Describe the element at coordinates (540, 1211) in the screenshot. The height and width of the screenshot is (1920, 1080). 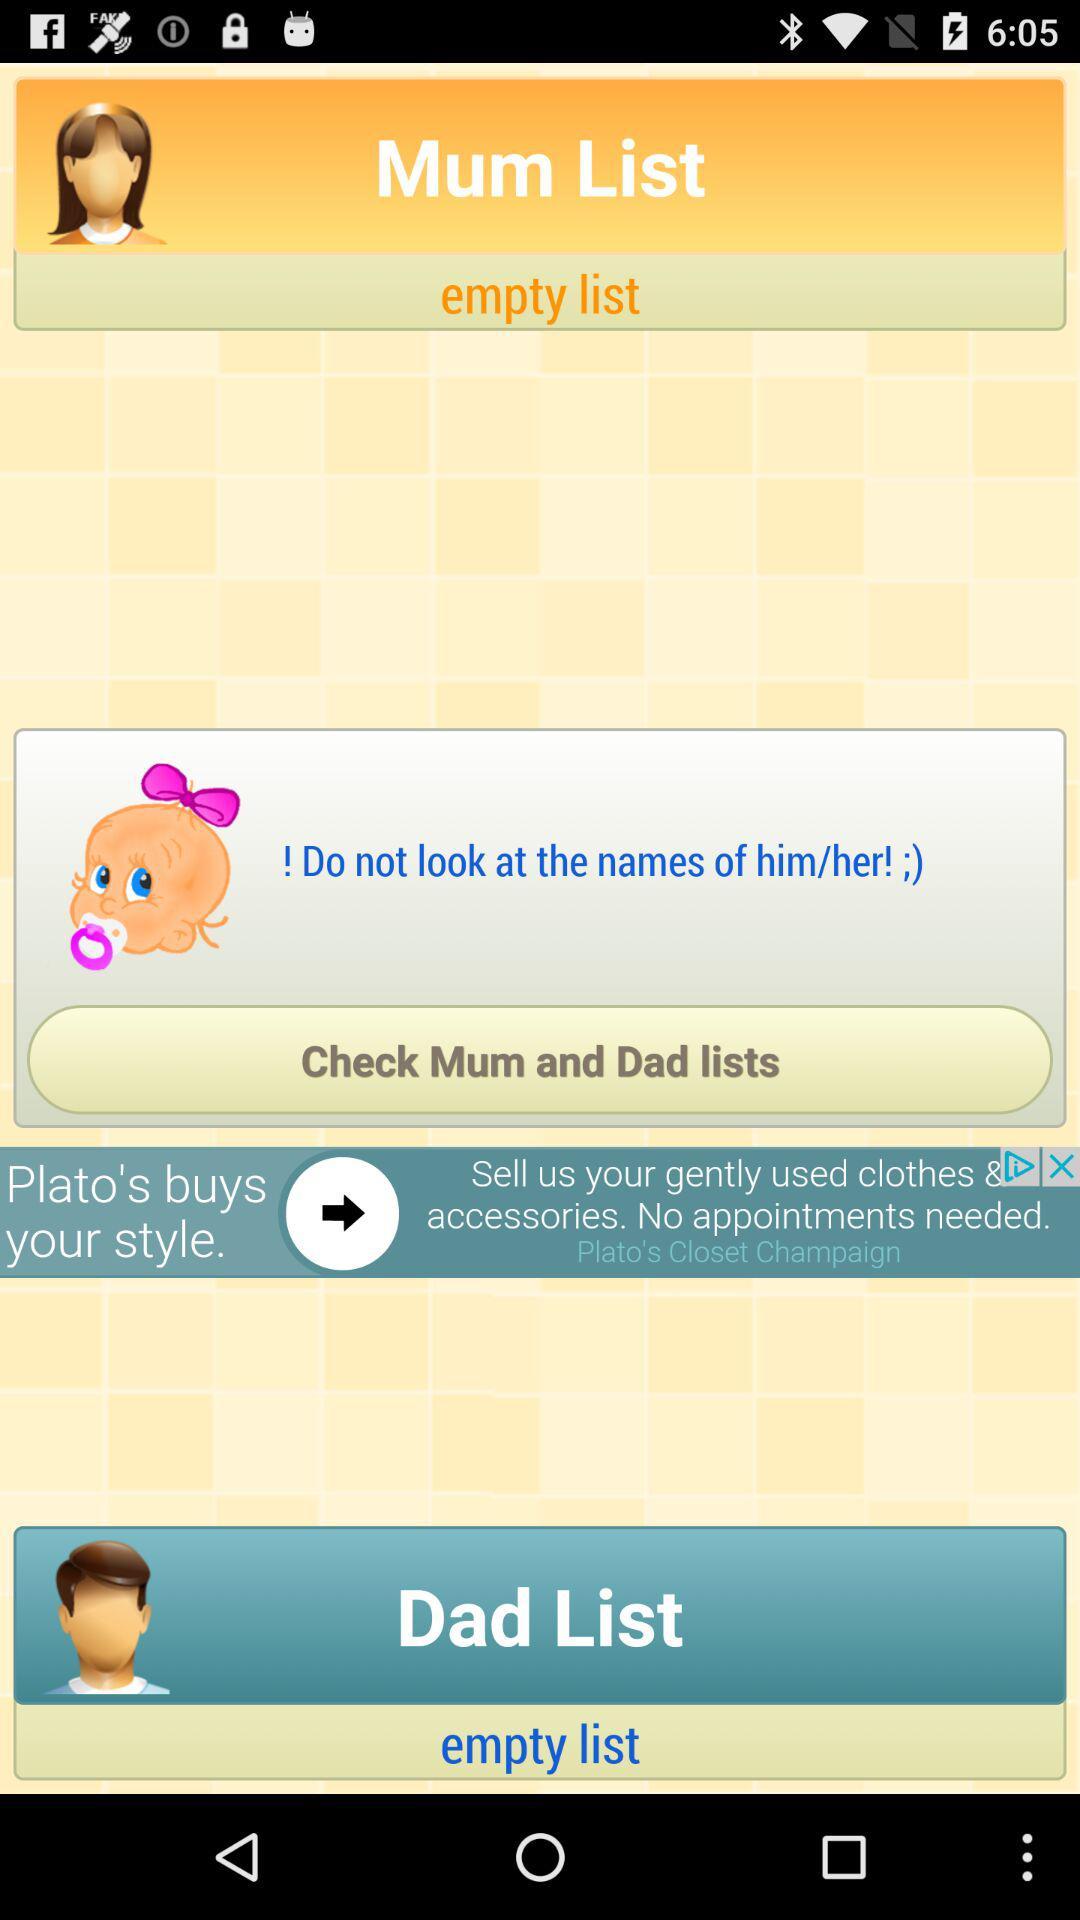
I see `space where you access advertising` at that location.